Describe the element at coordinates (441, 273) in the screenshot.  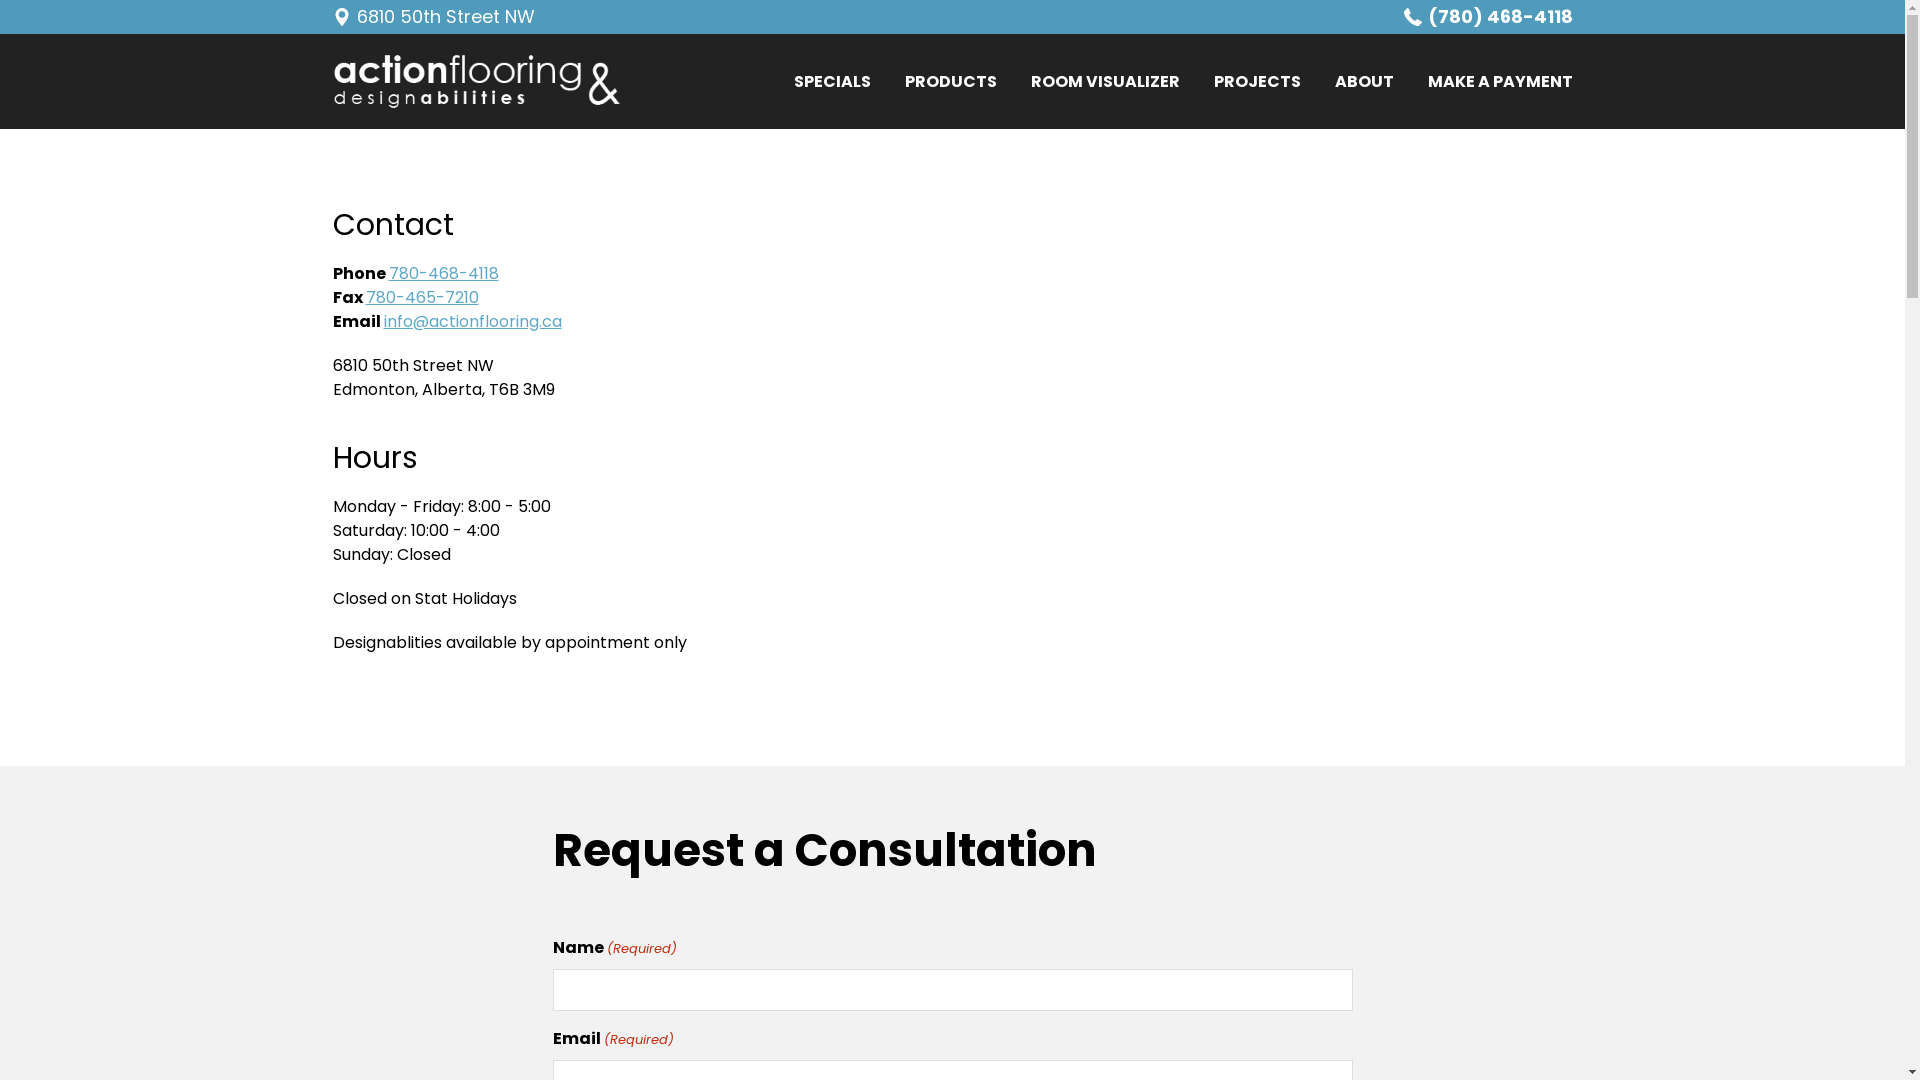
I see `'780-468-4118'` at that location.